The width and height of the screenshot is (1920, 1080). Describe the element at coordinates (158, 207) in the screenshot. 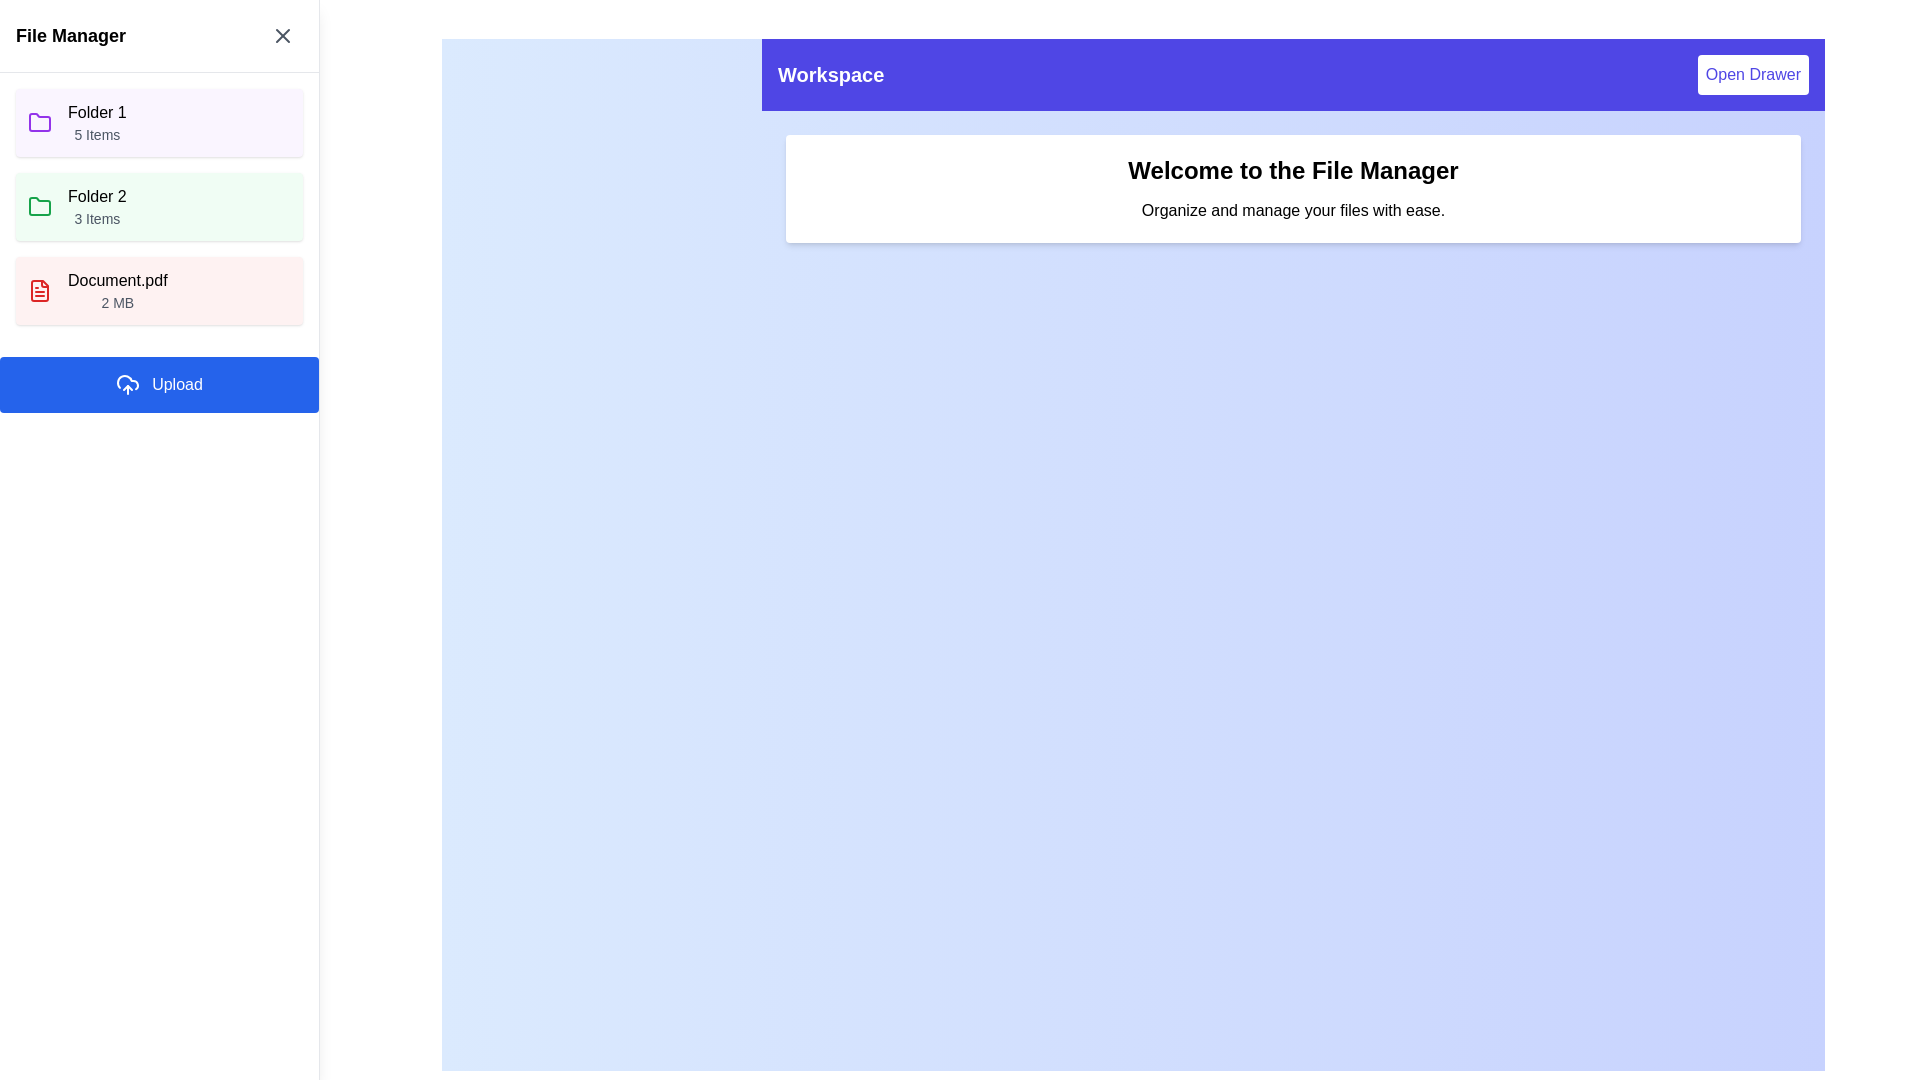

I see `the 'Folder 2' information block in the file manager application` at that location.